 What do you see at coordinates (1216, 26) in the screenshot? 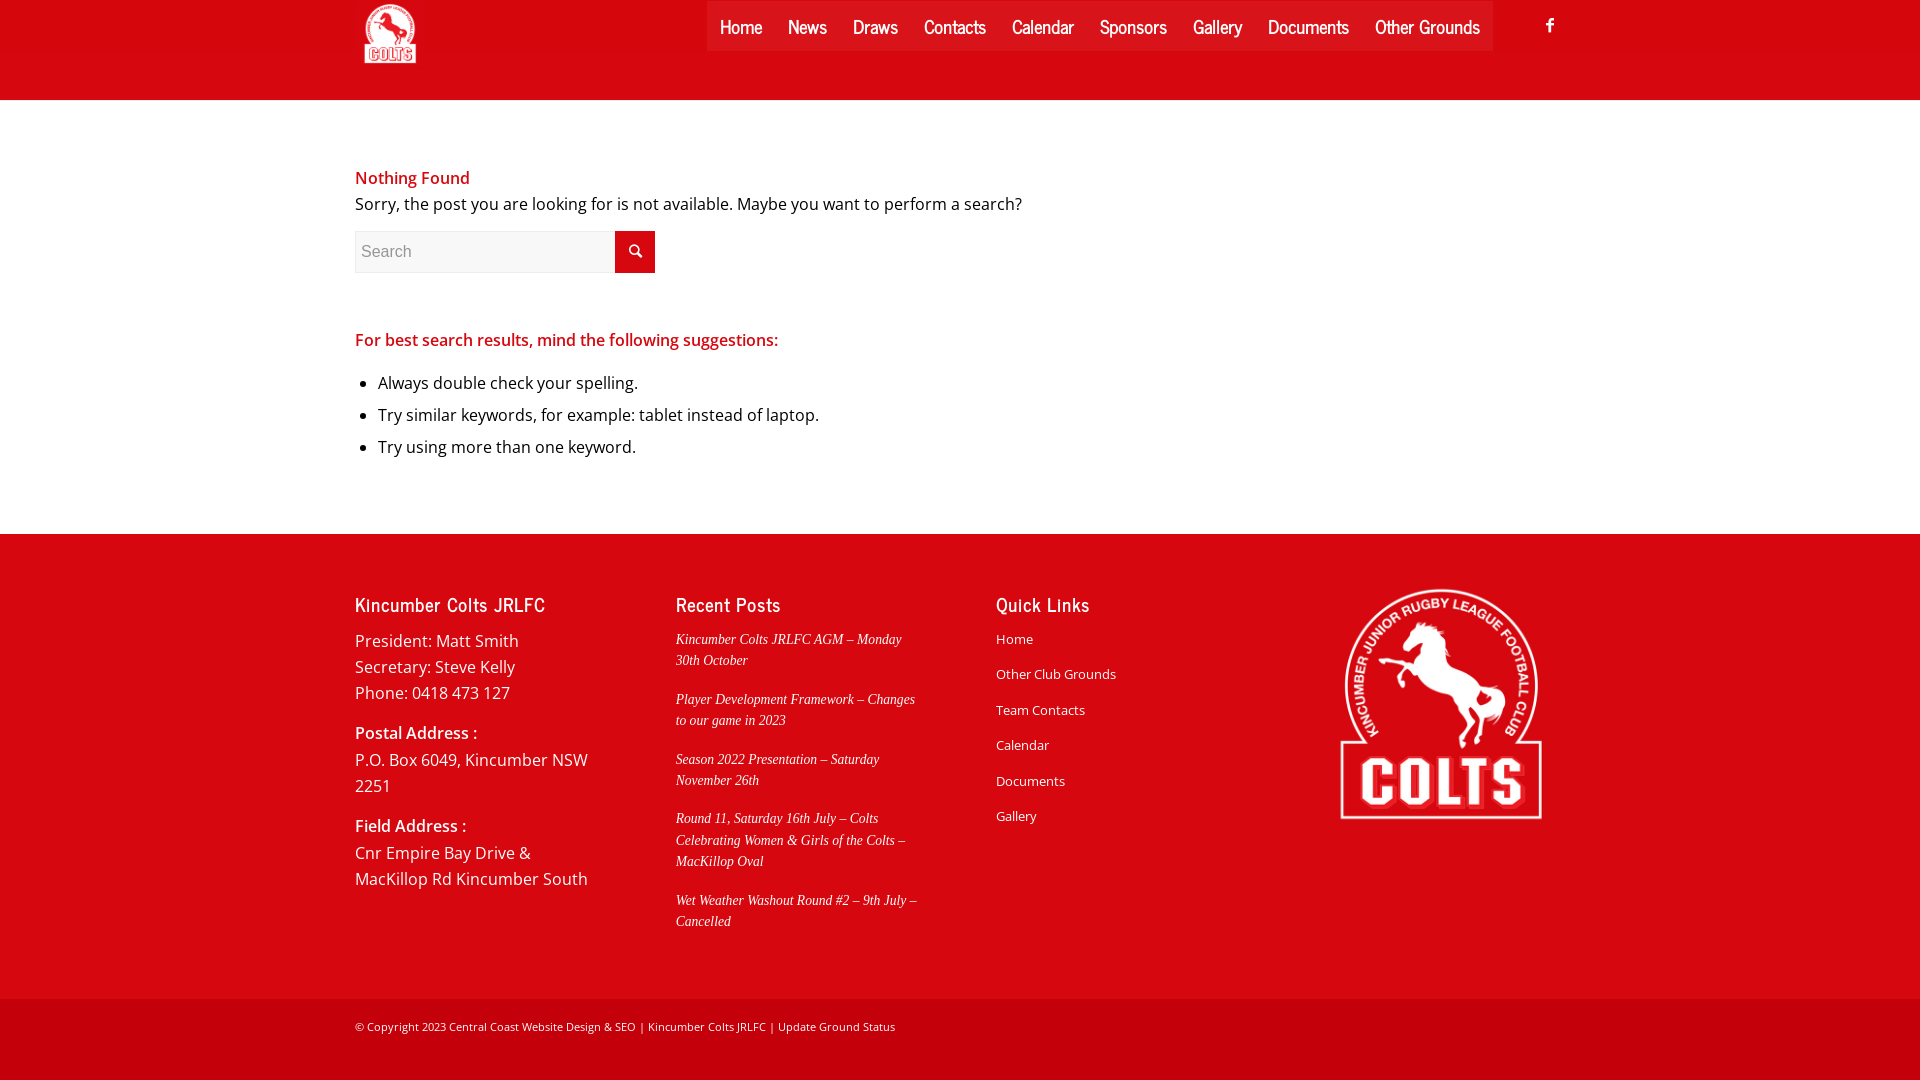
I see `'Gallery'` at bounding box center [1216, 26].